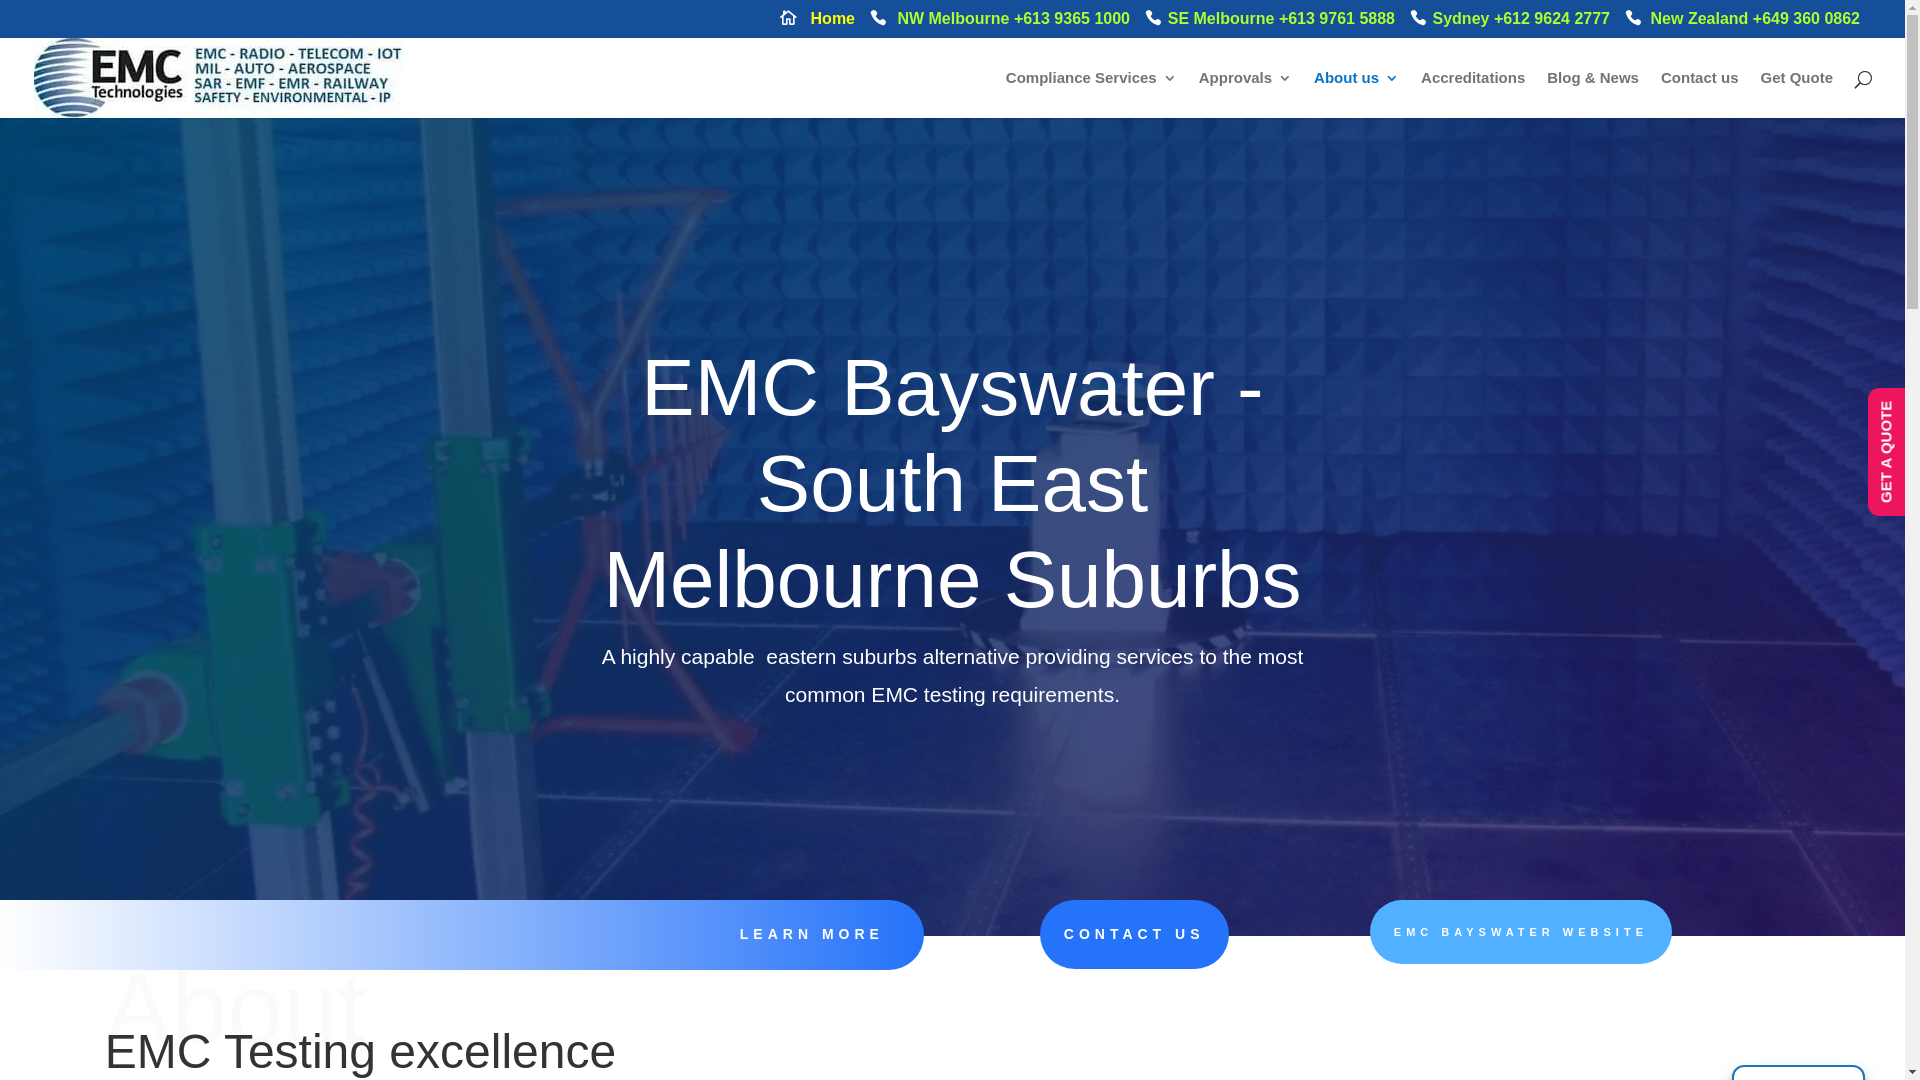 Image resolution: width=1920 pixels, height=1080 pixels. Describe the element at coordinates (1244, 94) in the screenshot. I see `'Approvals'` at that location.